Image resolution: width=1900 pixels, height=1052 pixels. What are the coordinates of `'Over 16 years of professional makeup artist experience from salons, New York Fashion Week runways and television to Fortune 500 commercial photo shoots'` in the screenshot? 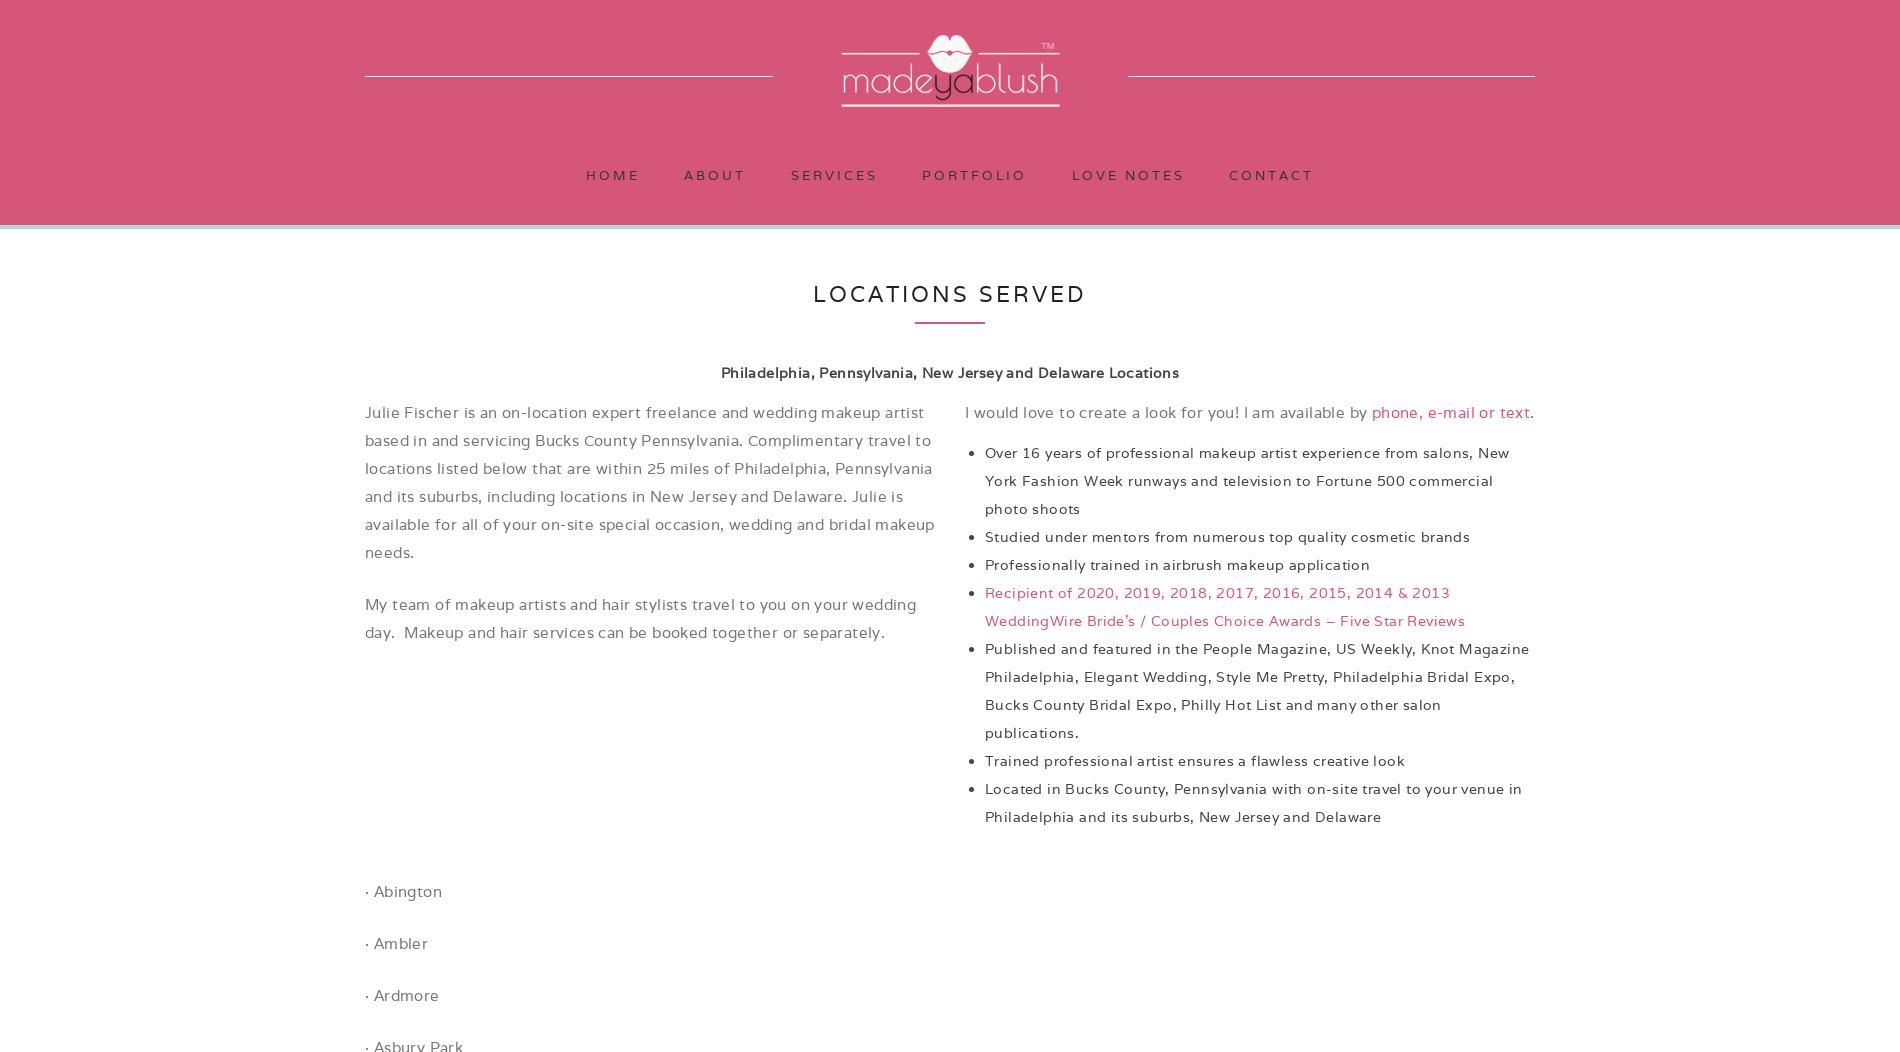 It's located at (1245, 480).